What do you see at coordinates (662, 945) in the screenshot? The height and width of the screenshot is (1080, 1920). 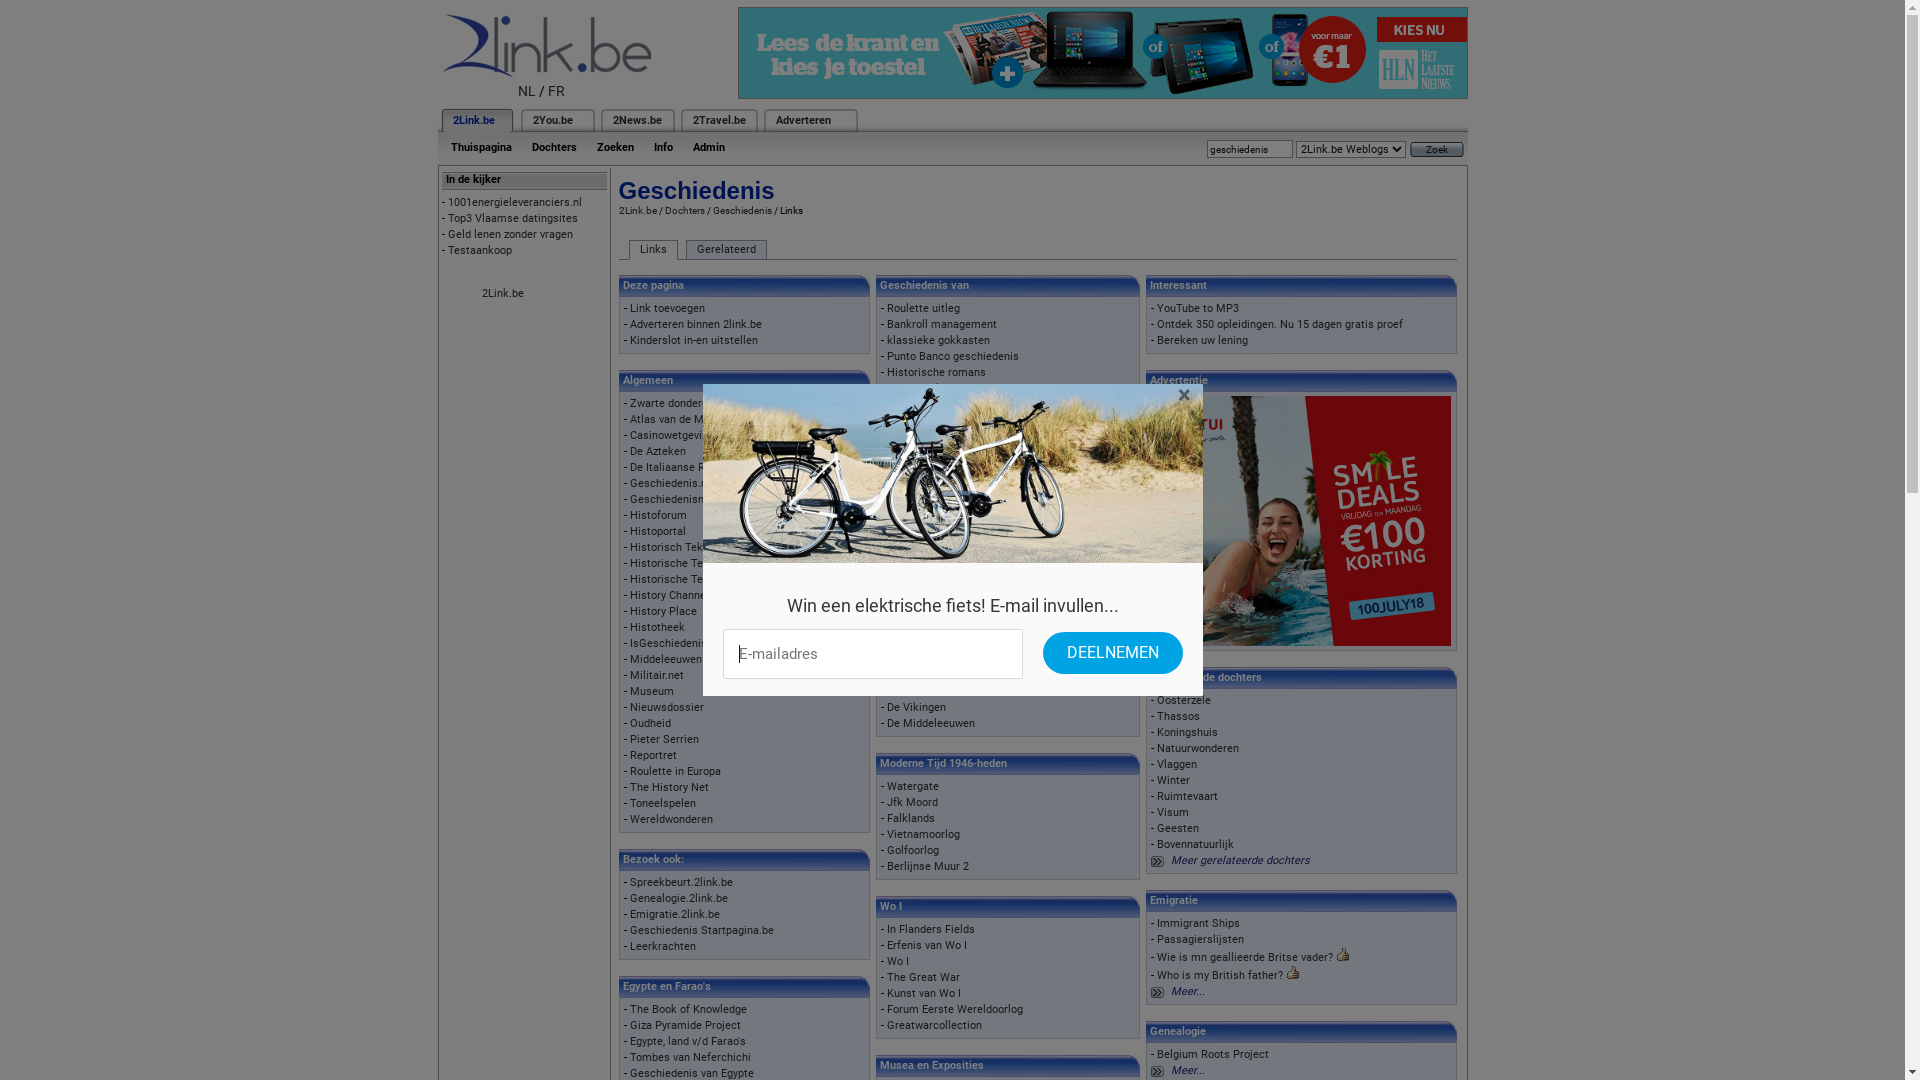 I see `'Leerkrachten'` at bounding box center [662, 945].